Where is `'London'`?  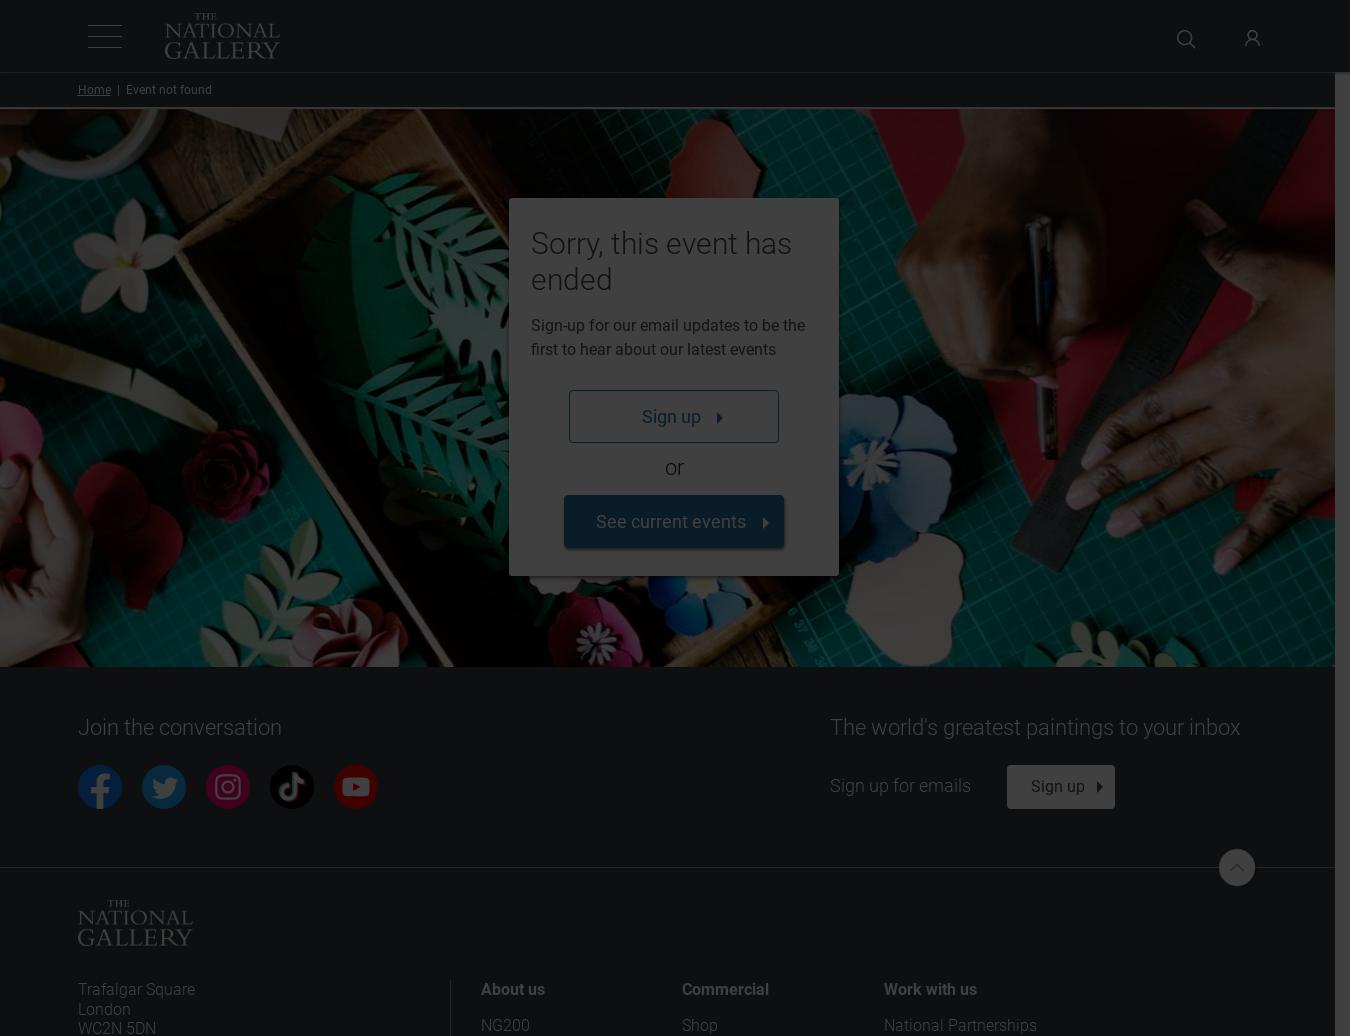
'London' is located at coordinates (102, 1008).